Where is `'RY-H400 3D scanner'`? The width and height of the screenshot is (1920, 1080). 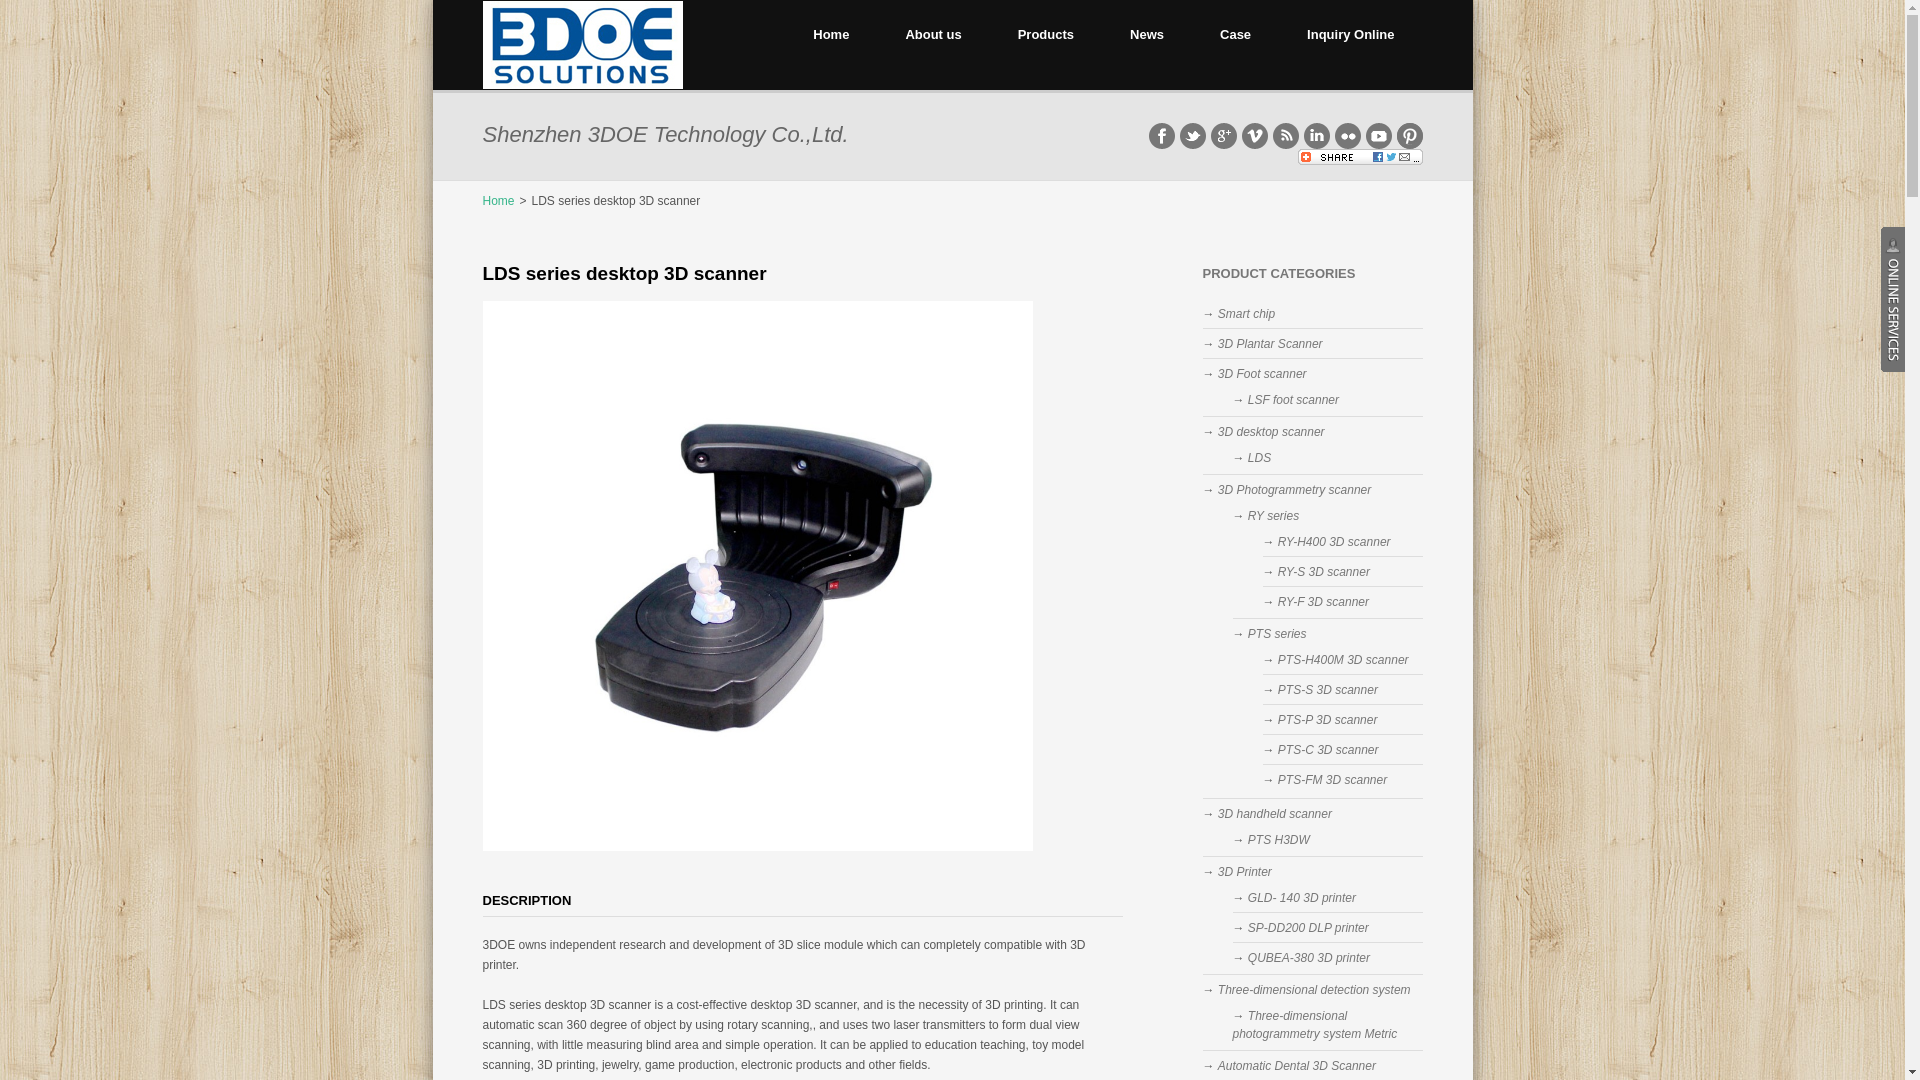 'RY-H400 3D scanner' is located at coordinates (1334, 542).